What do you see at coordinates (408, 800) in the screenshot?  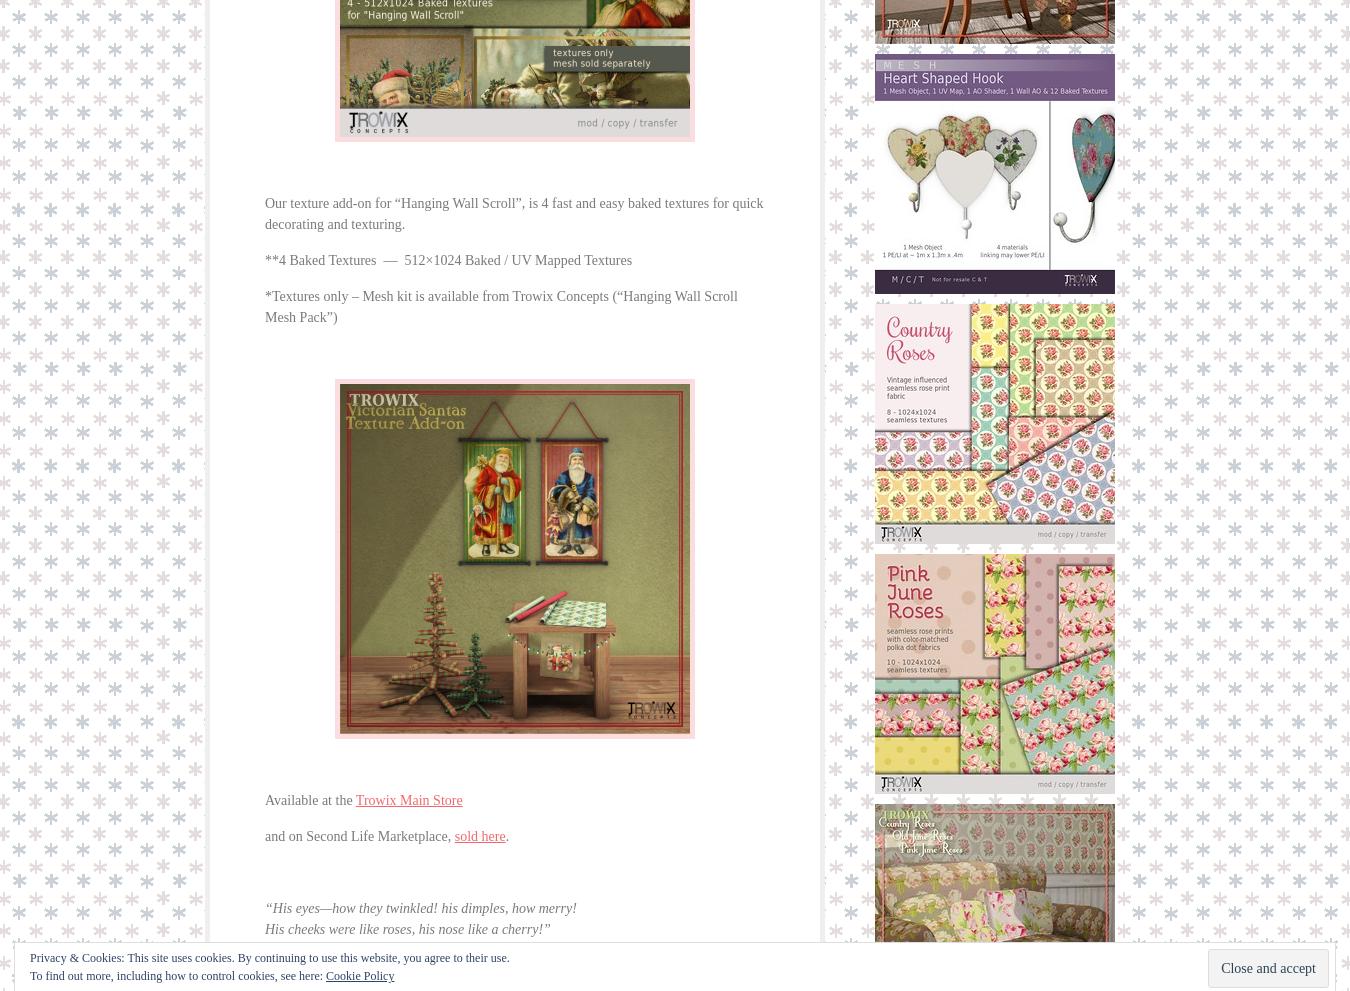 I see `'Trowix Main Store'` at bounding box center [408, 800].